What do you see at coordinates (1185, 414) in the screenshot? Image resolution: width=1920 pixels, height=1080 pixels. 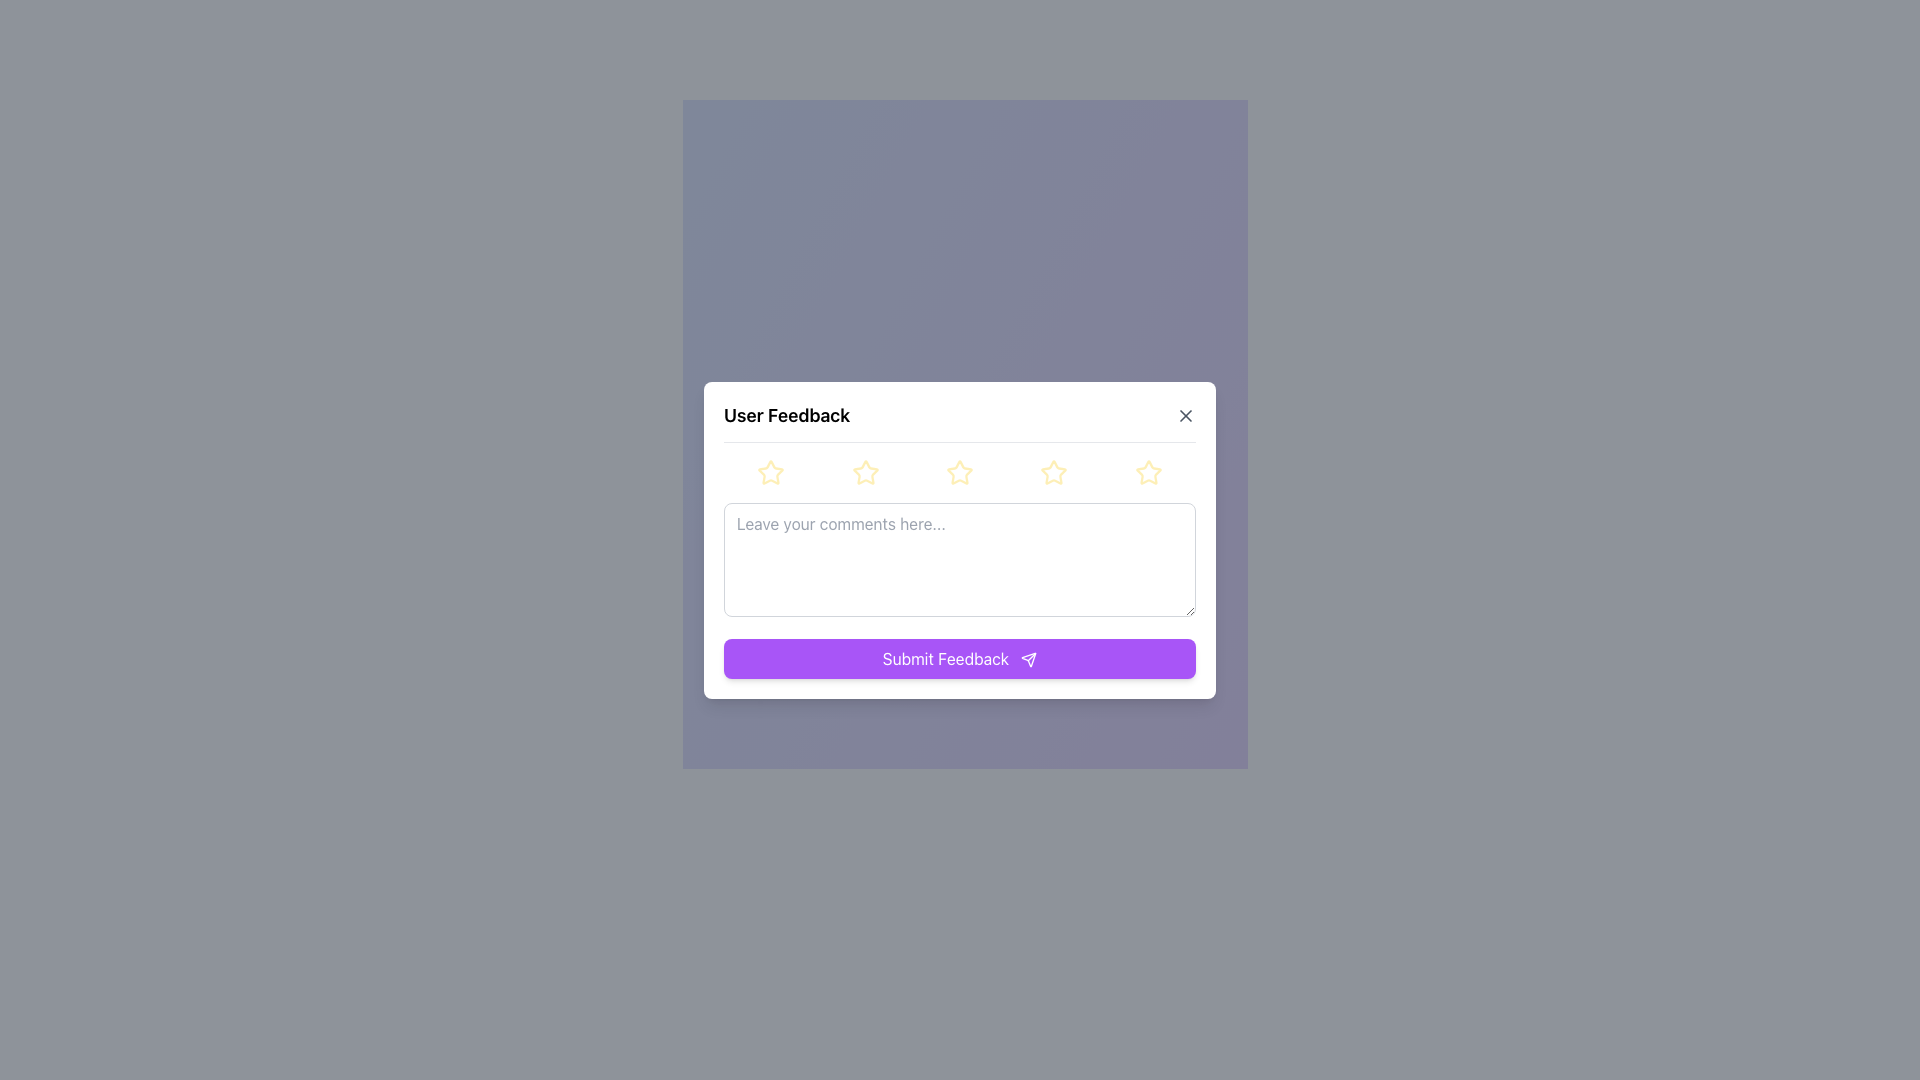 I see `the 'X' icon close button located at the top-right corner of the 'User Feedback' card` at bounding box center [1185, 414].